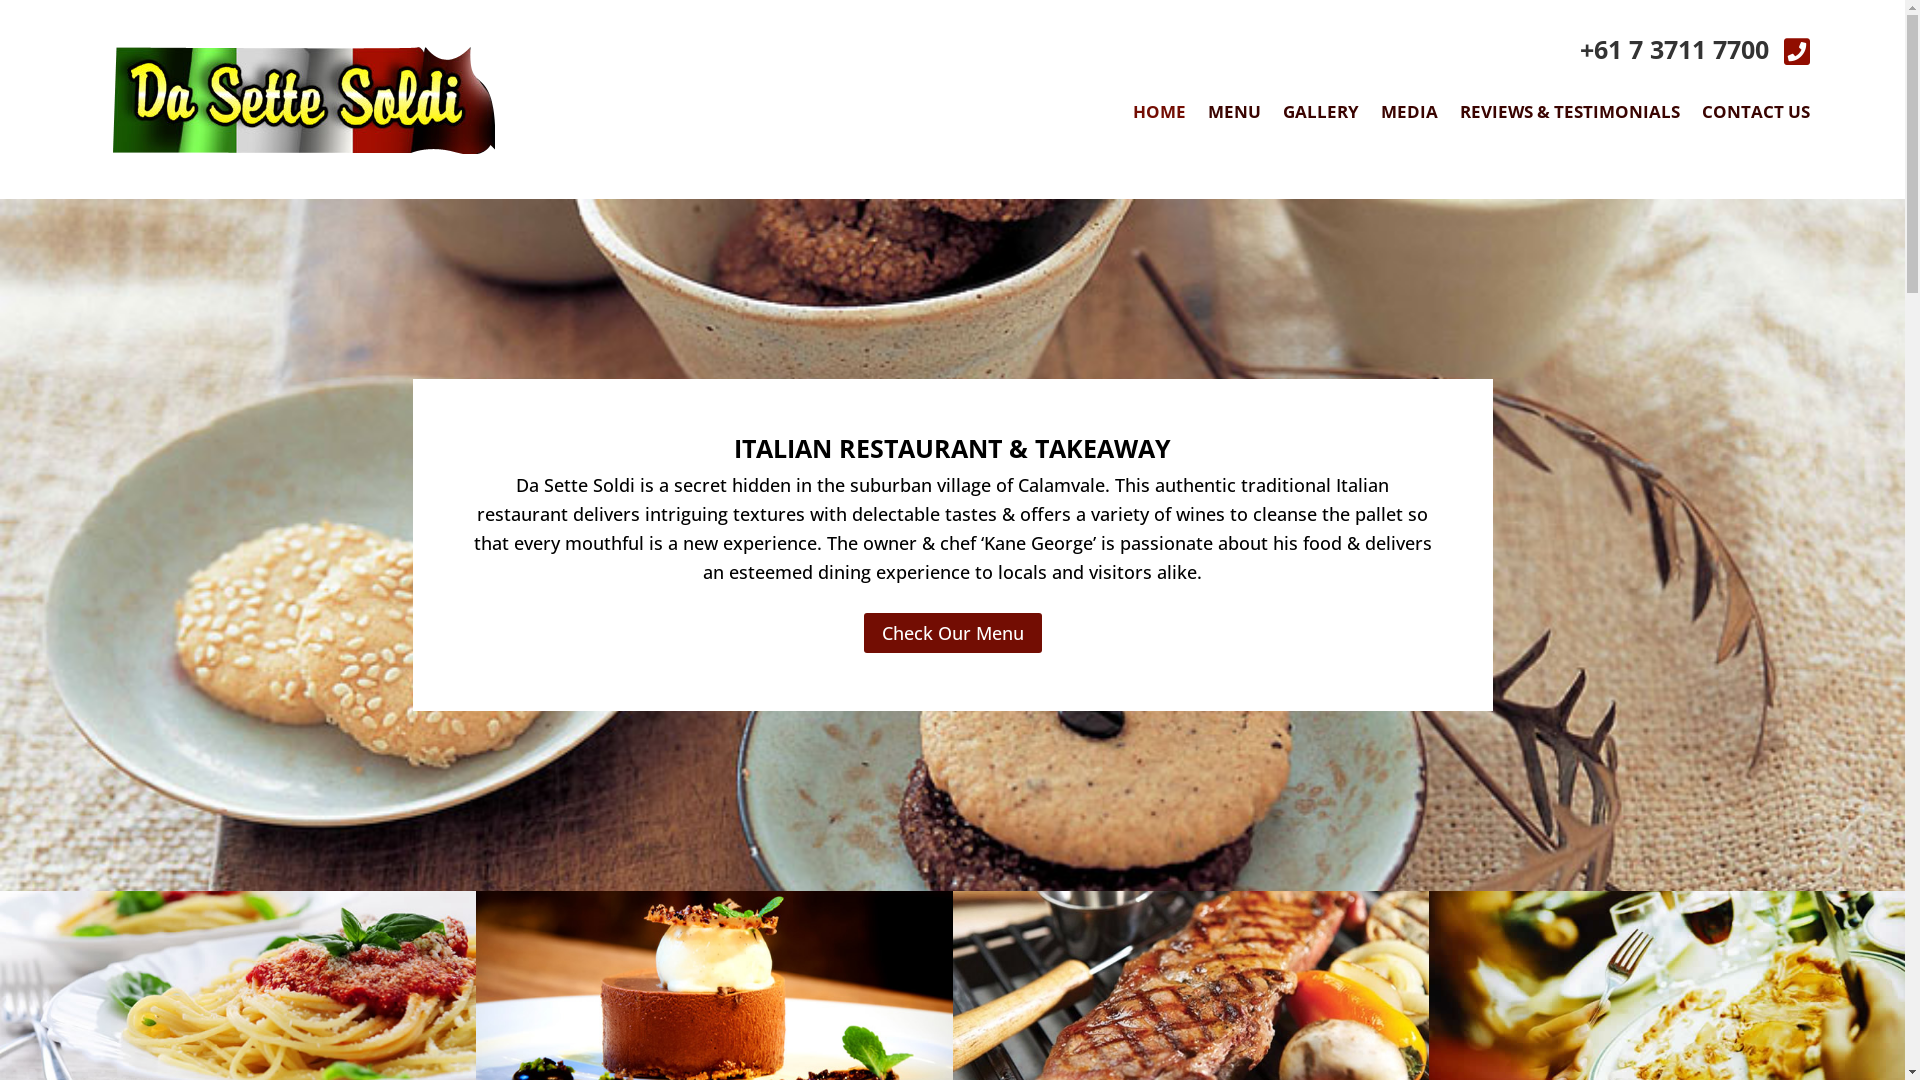  I want to click on 'logo', so click(302, 99).